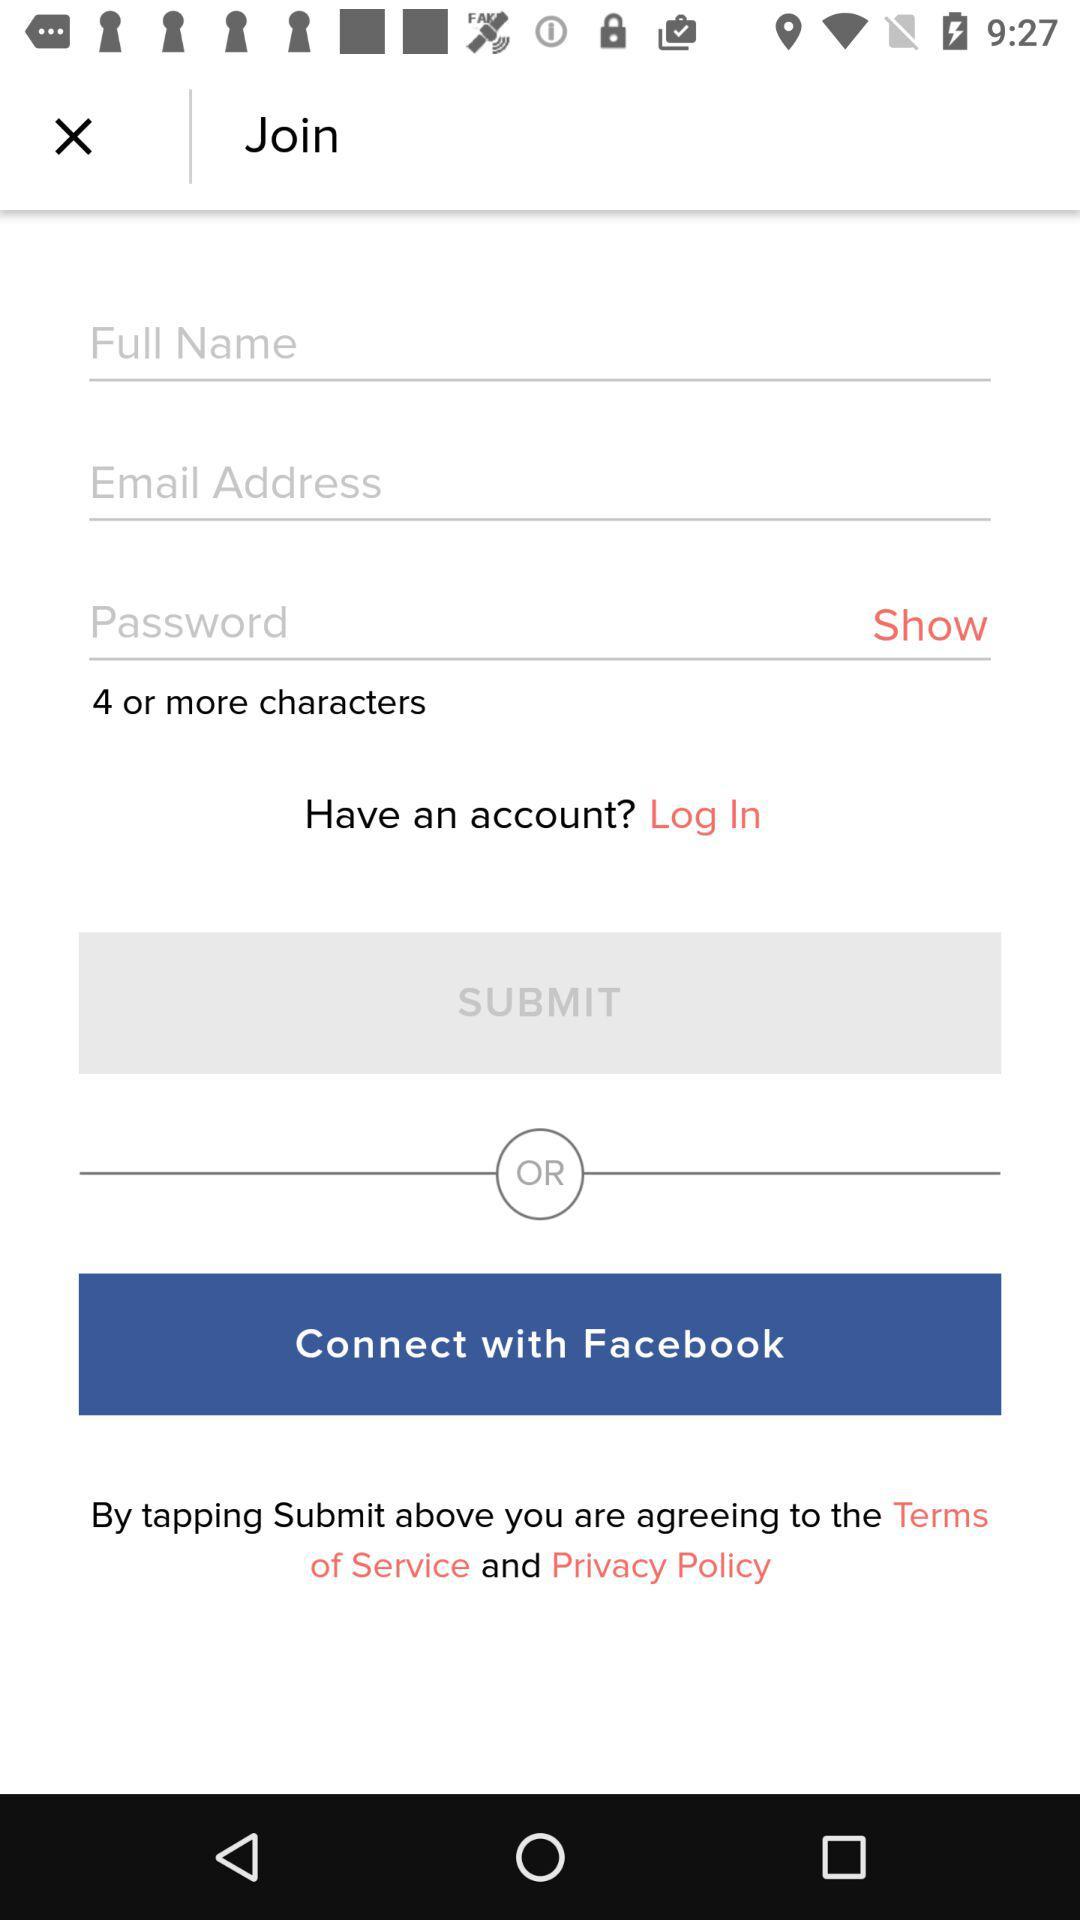 The width and height of the screenshot is (1080, 1920). Describe the element at coordinates (72, 135) in the screenshot. I see `close` at that location.